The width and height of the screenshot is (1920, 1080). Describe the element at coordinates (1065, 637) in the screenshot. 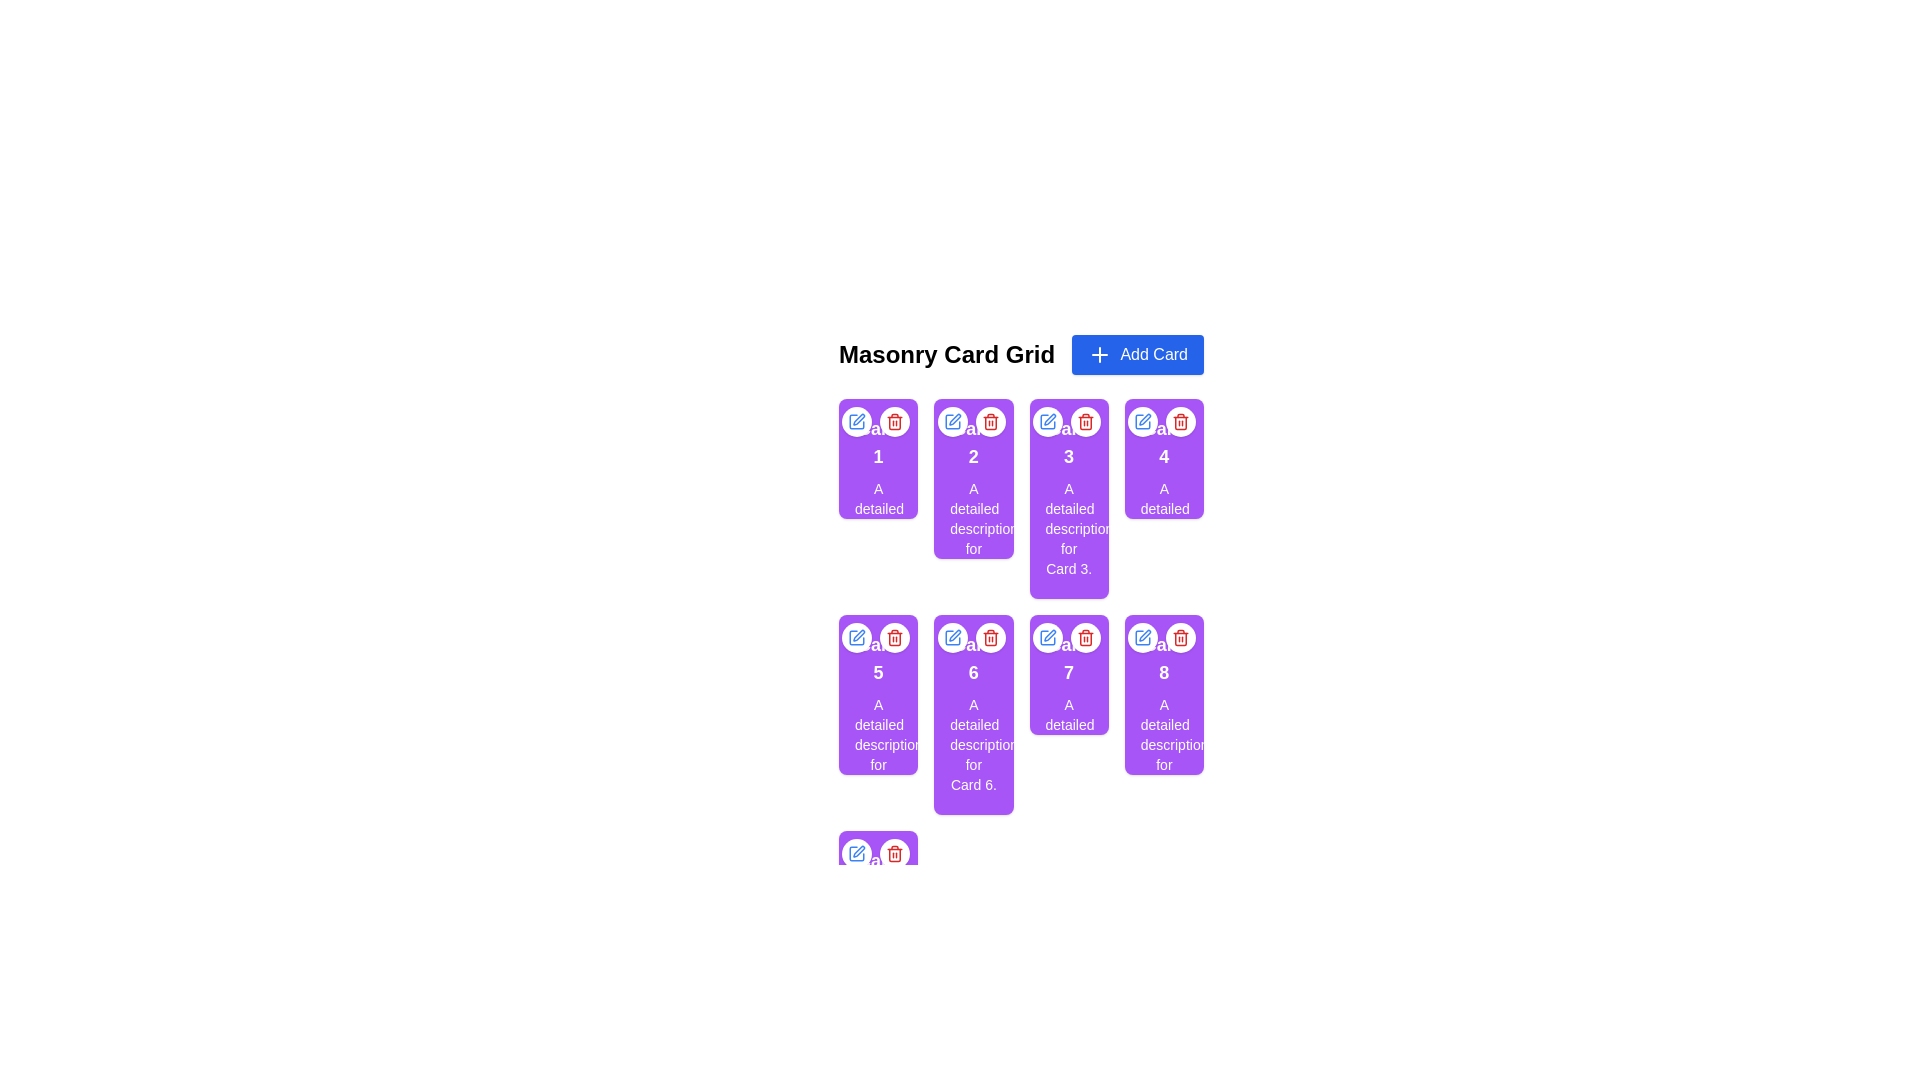

I see `the red trash bin icon in the Button Group located at the top-right corner of 'Card 7' to initiate deletion` at that location.